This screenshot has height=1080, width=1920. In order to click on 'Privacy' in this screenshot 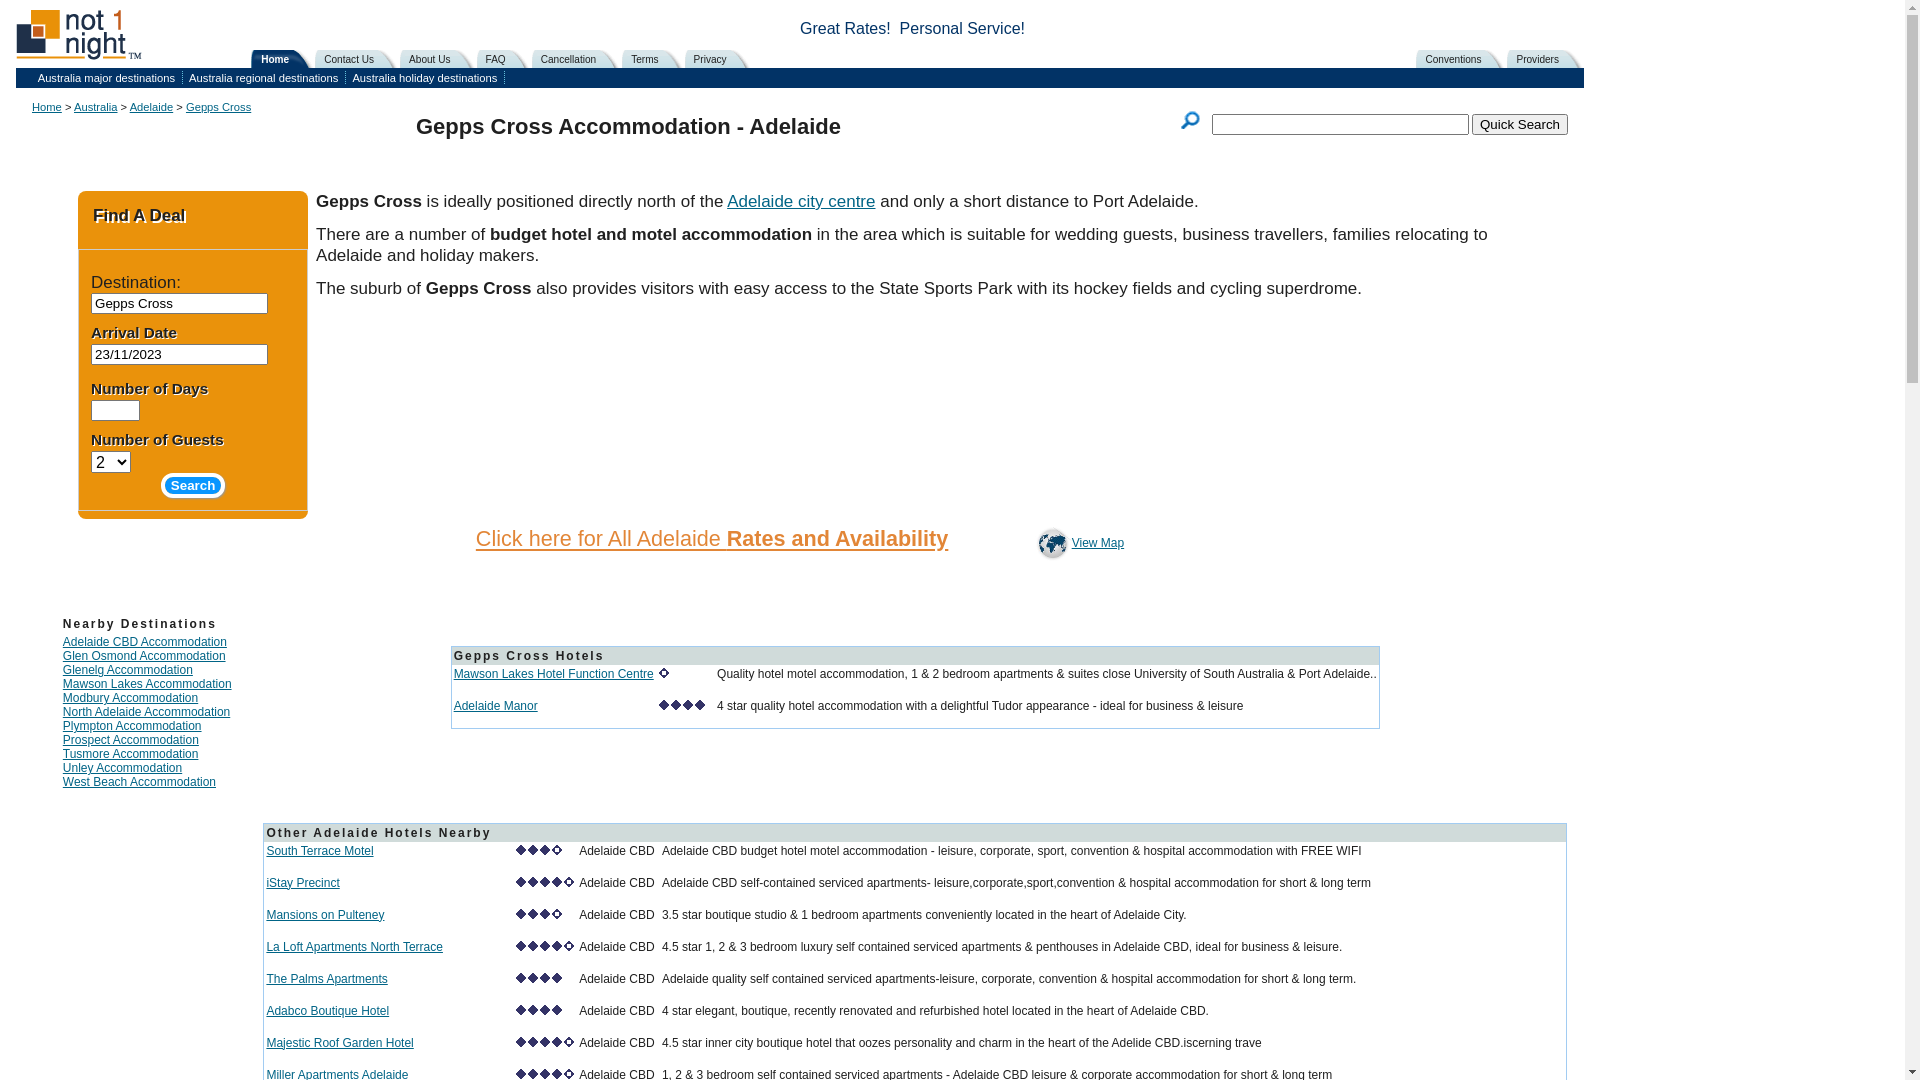, I will do `click(690, 57)`.